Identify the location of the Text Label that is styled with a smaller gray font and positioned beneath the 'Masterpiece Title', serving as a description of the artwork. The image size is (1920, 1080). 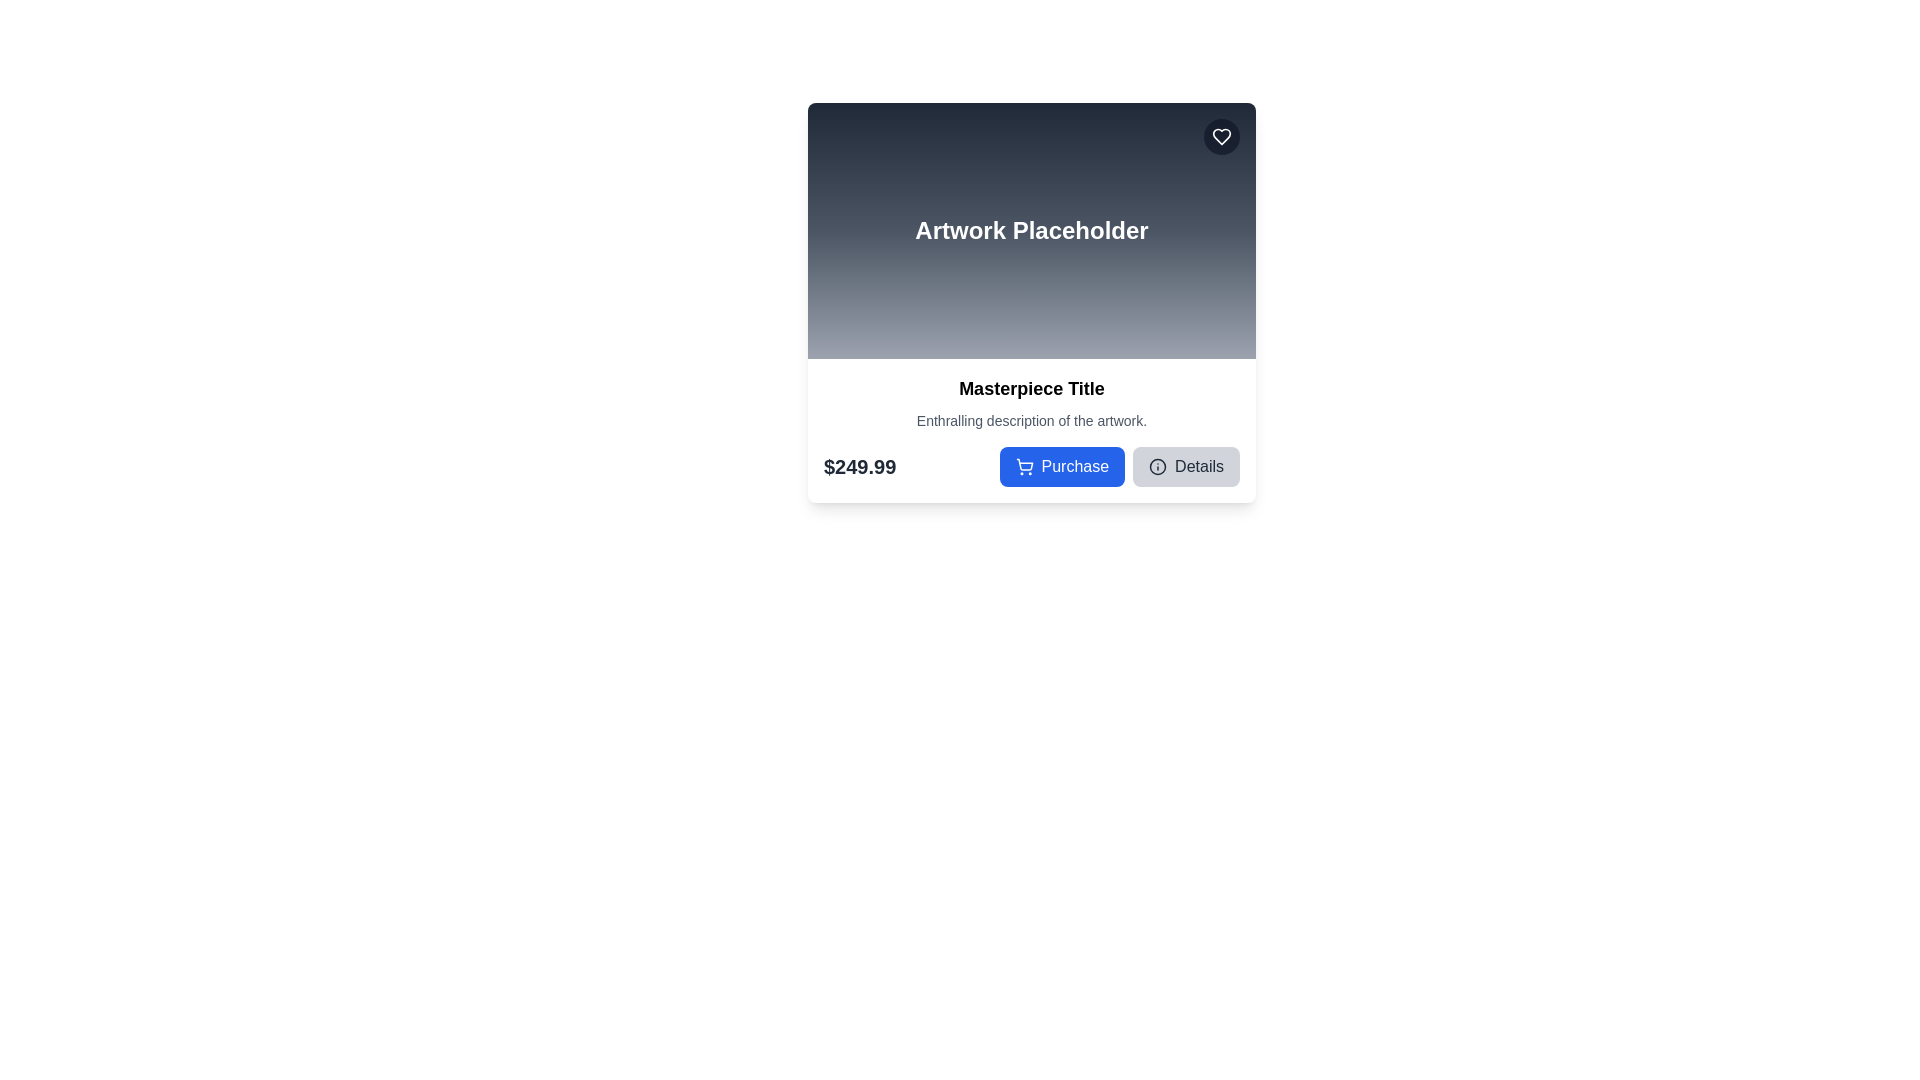
(1032, 419).